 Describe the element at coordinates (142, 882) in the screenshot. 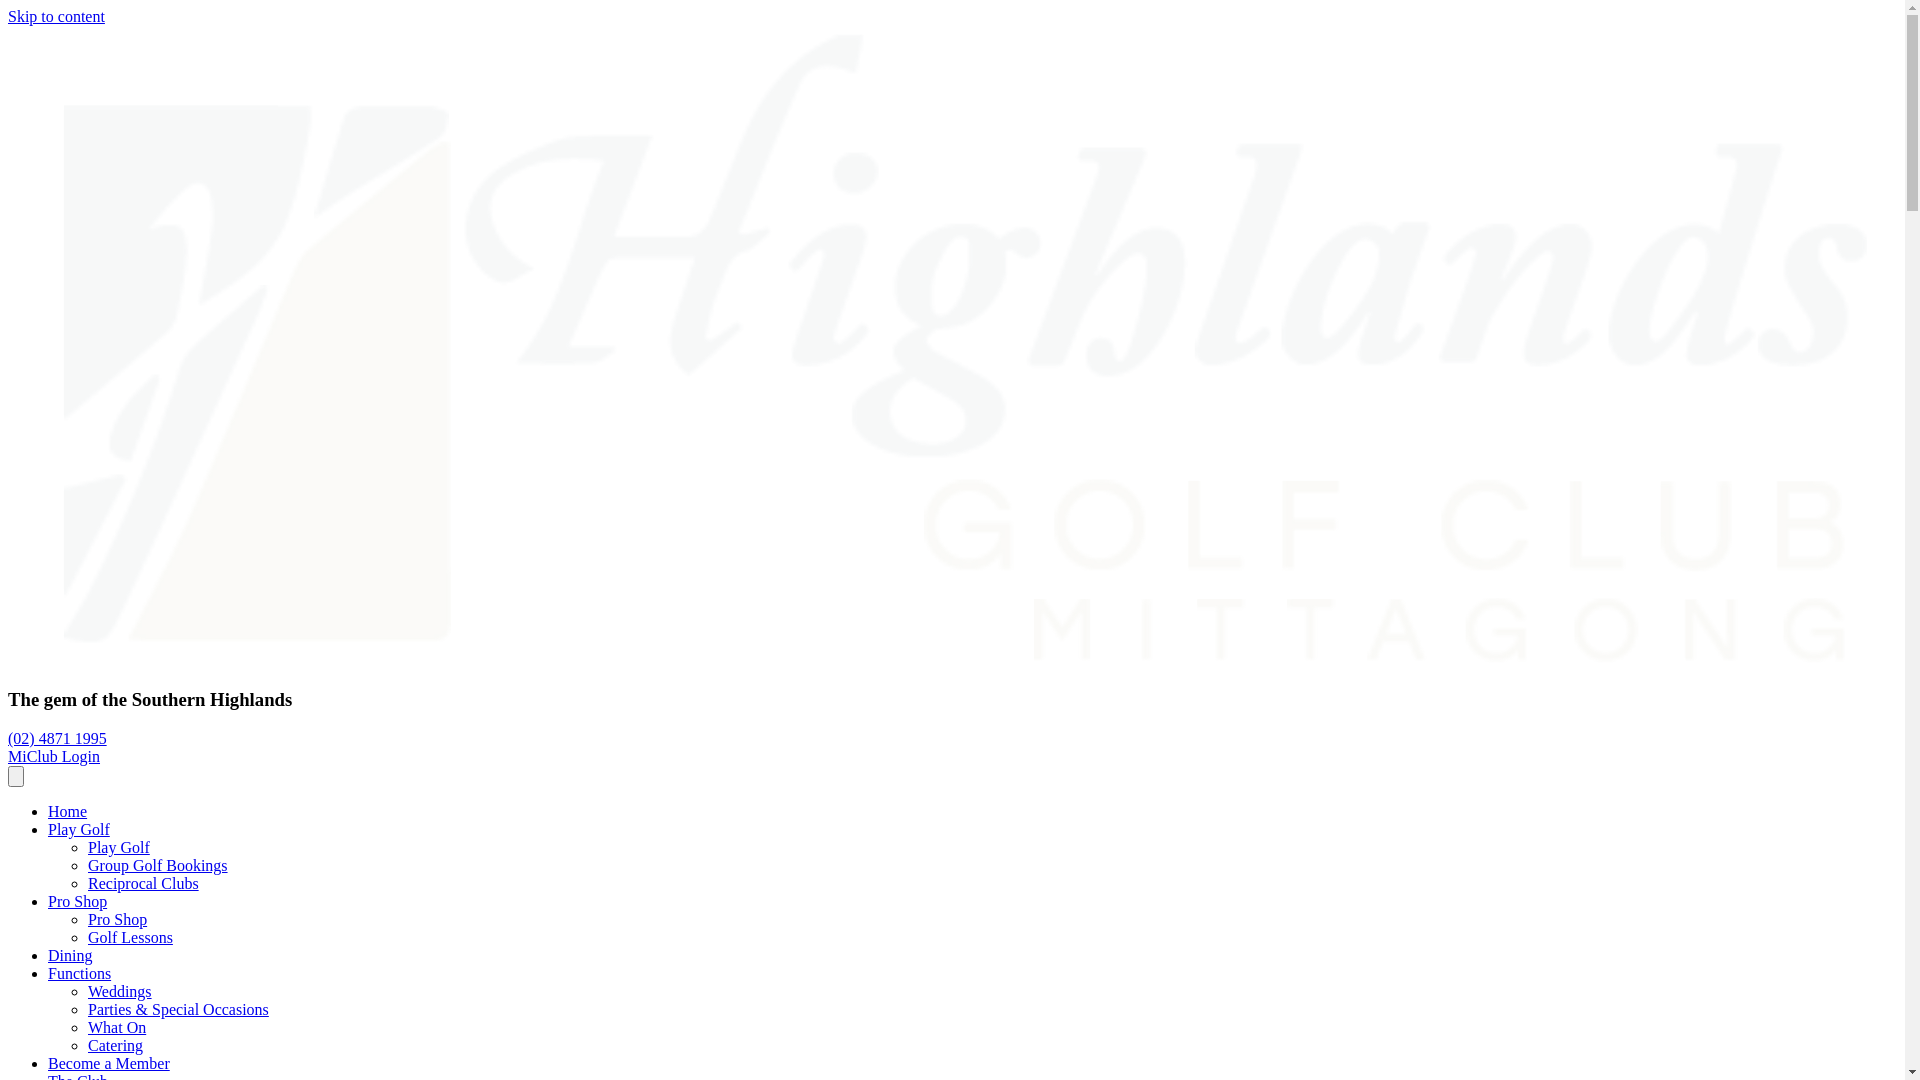

I see `'Reciprocal Clubs'` at that location.